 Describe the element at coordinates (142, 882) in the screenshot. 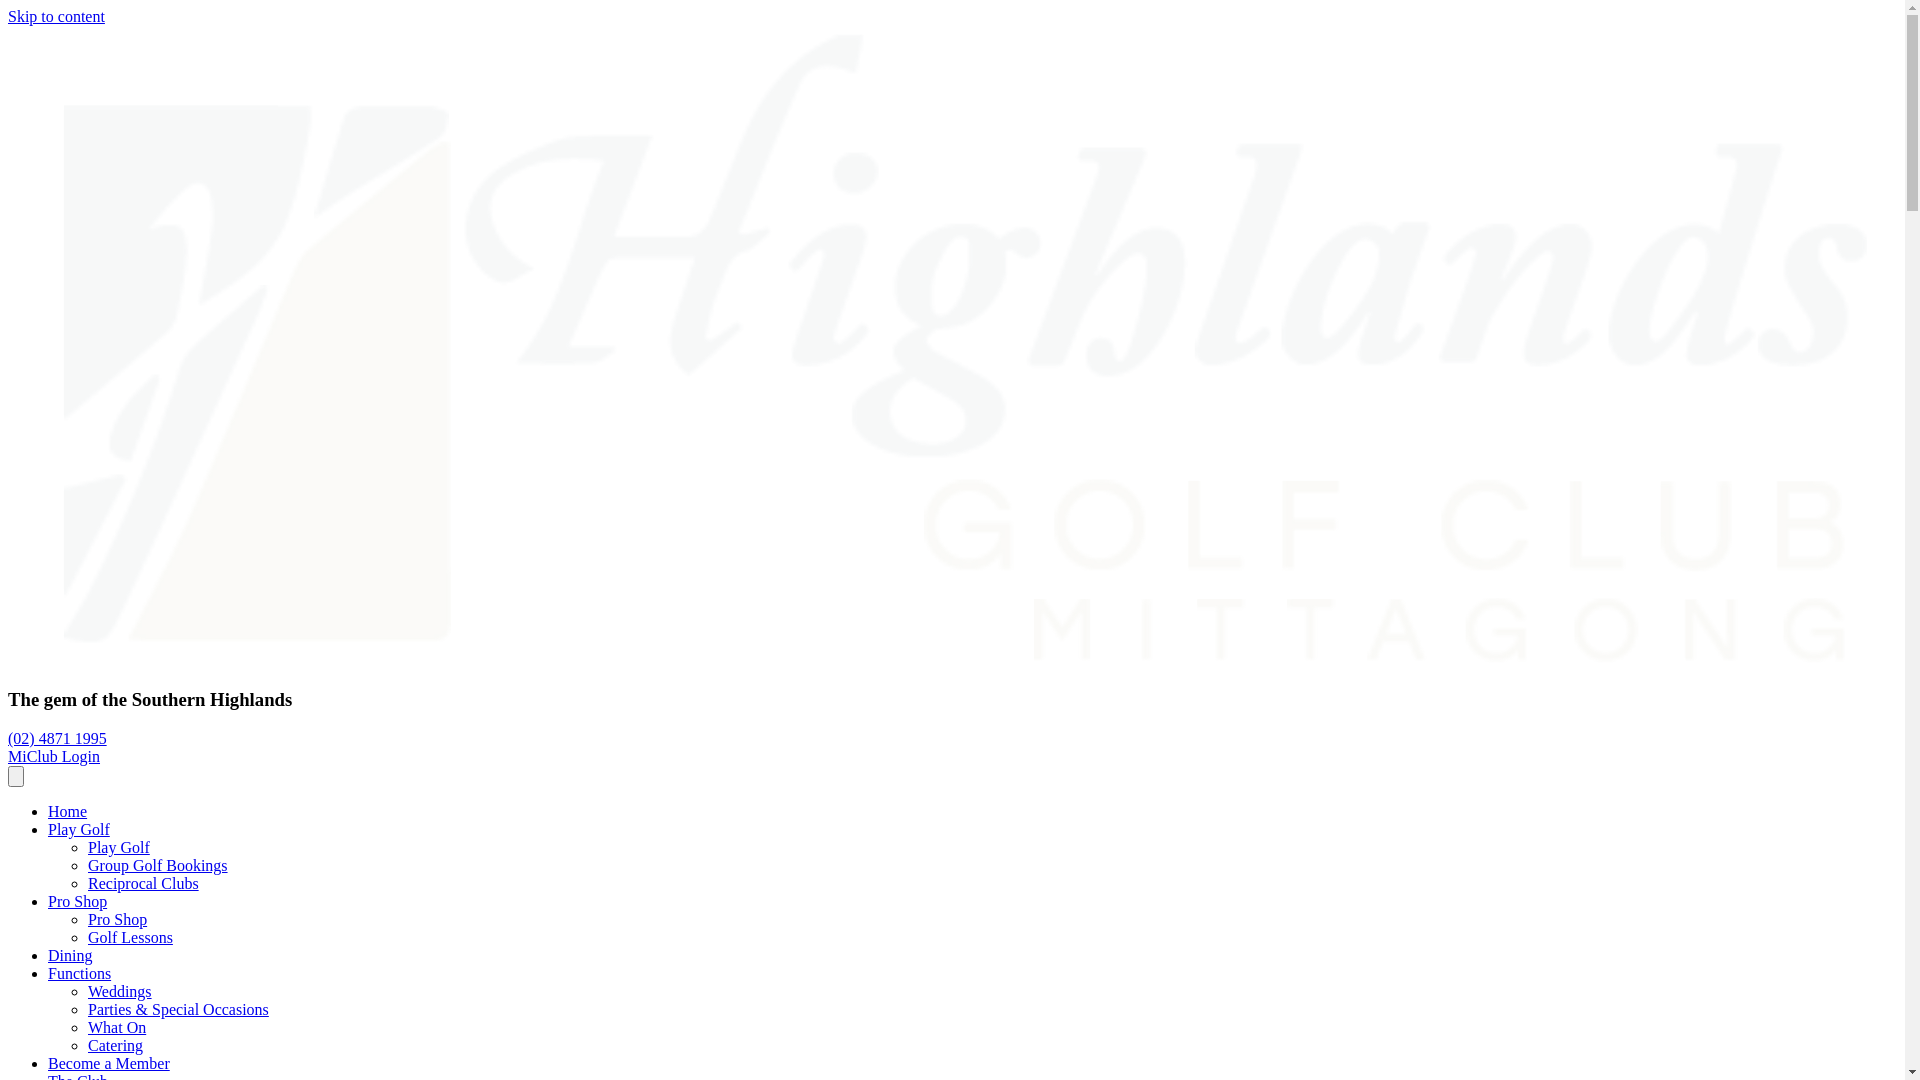

I see `'Reciprocal Clubs'` at that location.